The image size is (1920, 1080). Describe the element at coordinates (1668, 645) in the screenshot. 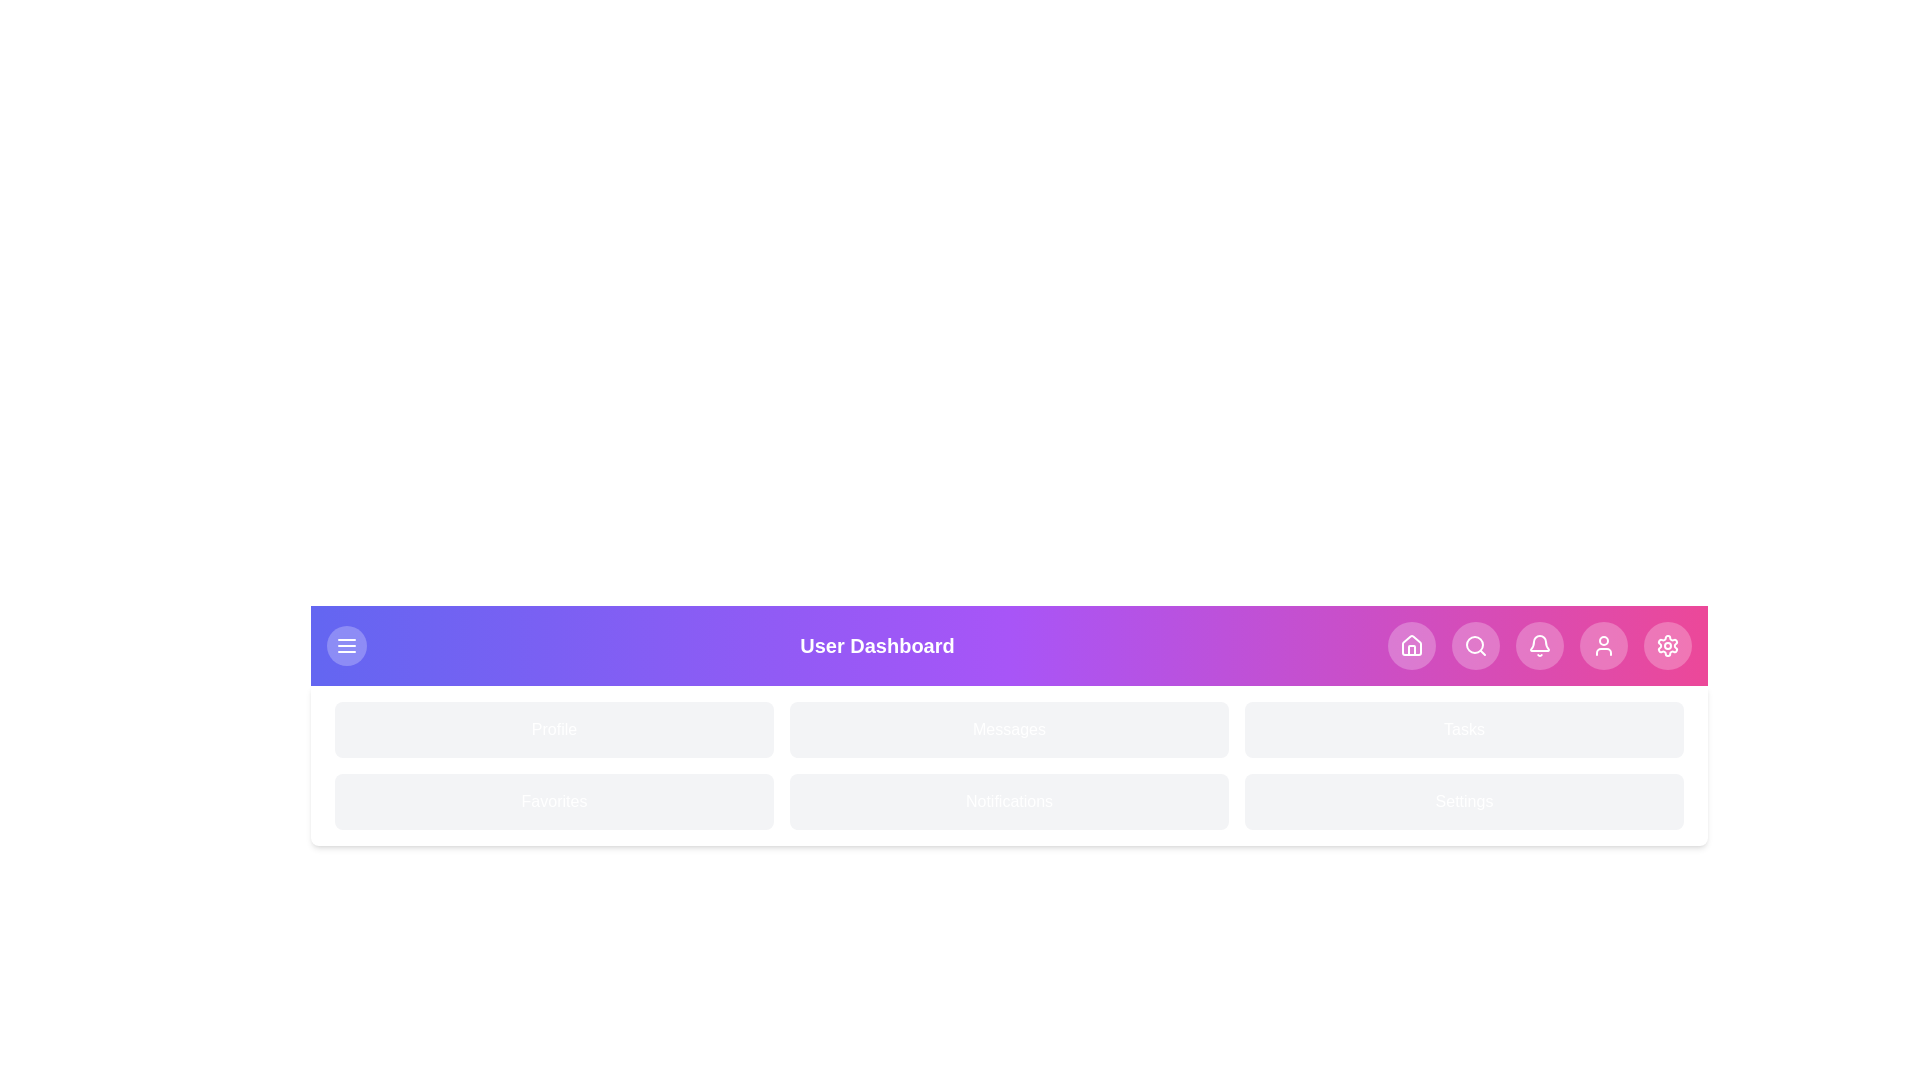

I see `the navigation button corresponding to Settings` at that location.